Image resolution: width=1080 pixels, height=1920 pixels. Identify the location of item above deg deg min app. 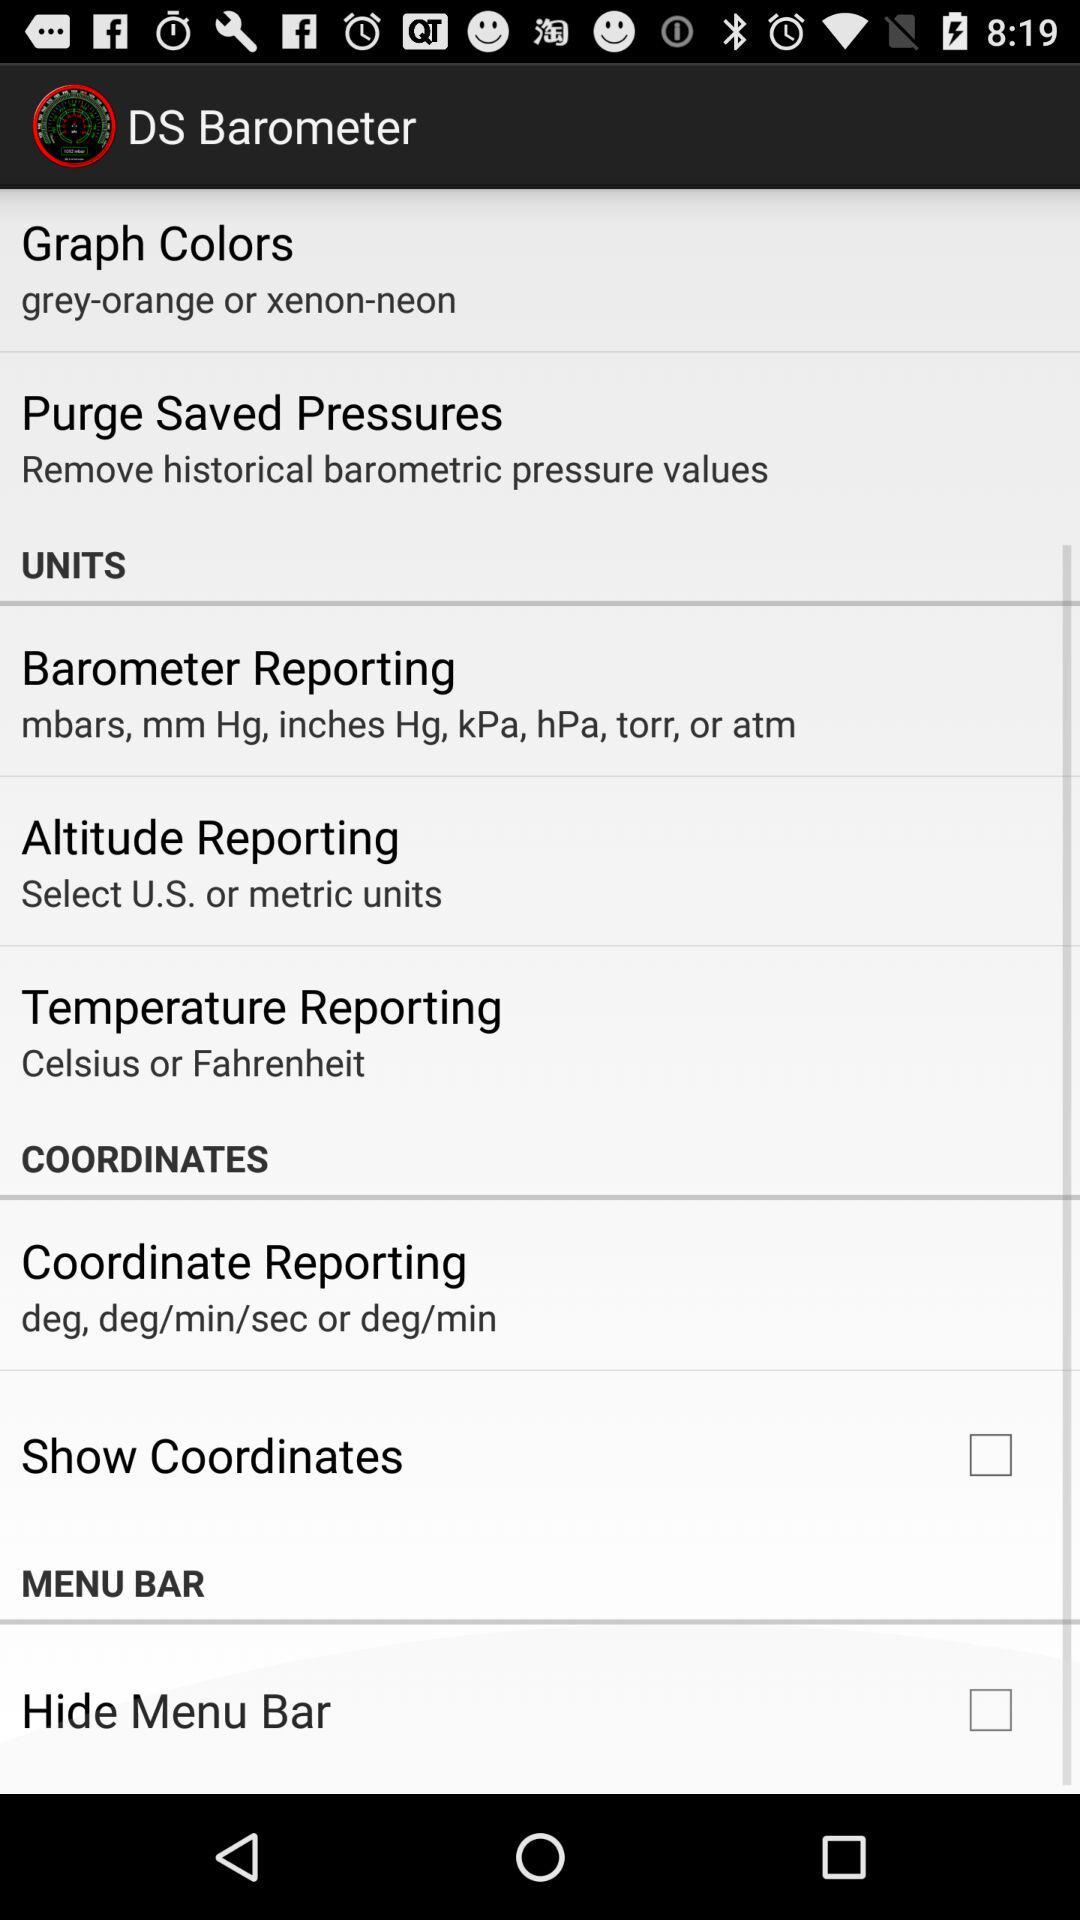
(243, 1259).